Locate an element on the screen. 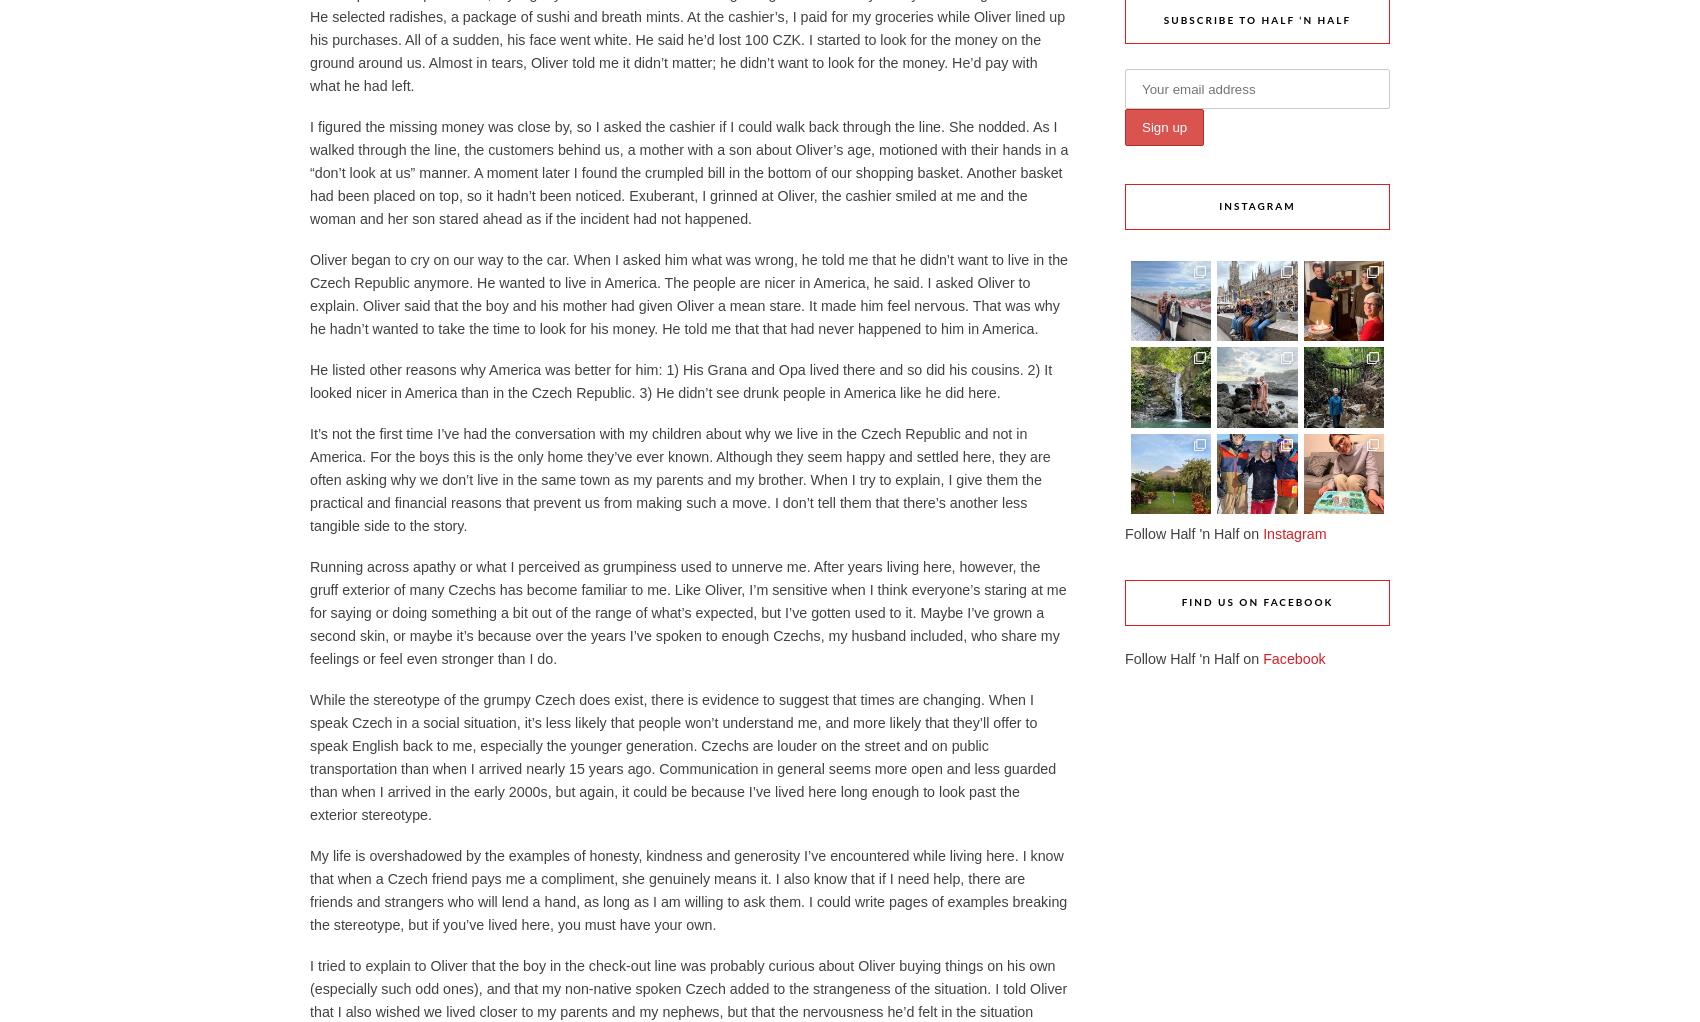 The image size is (1700, 1022). 'My life is overshadowed by the examples of honesty, kindness and generosity I’ve encountered while living here. I know that when a Czech friend pays me a compliment, she genuinely means it. I also know that if I need help, there are friends and strangers who will lend a hand, as long as I am willing to ask them. I could write pages of examples breaking the stereotype, but if you’ve lived here, you must have your own.' is located at coordinates (688, 888).